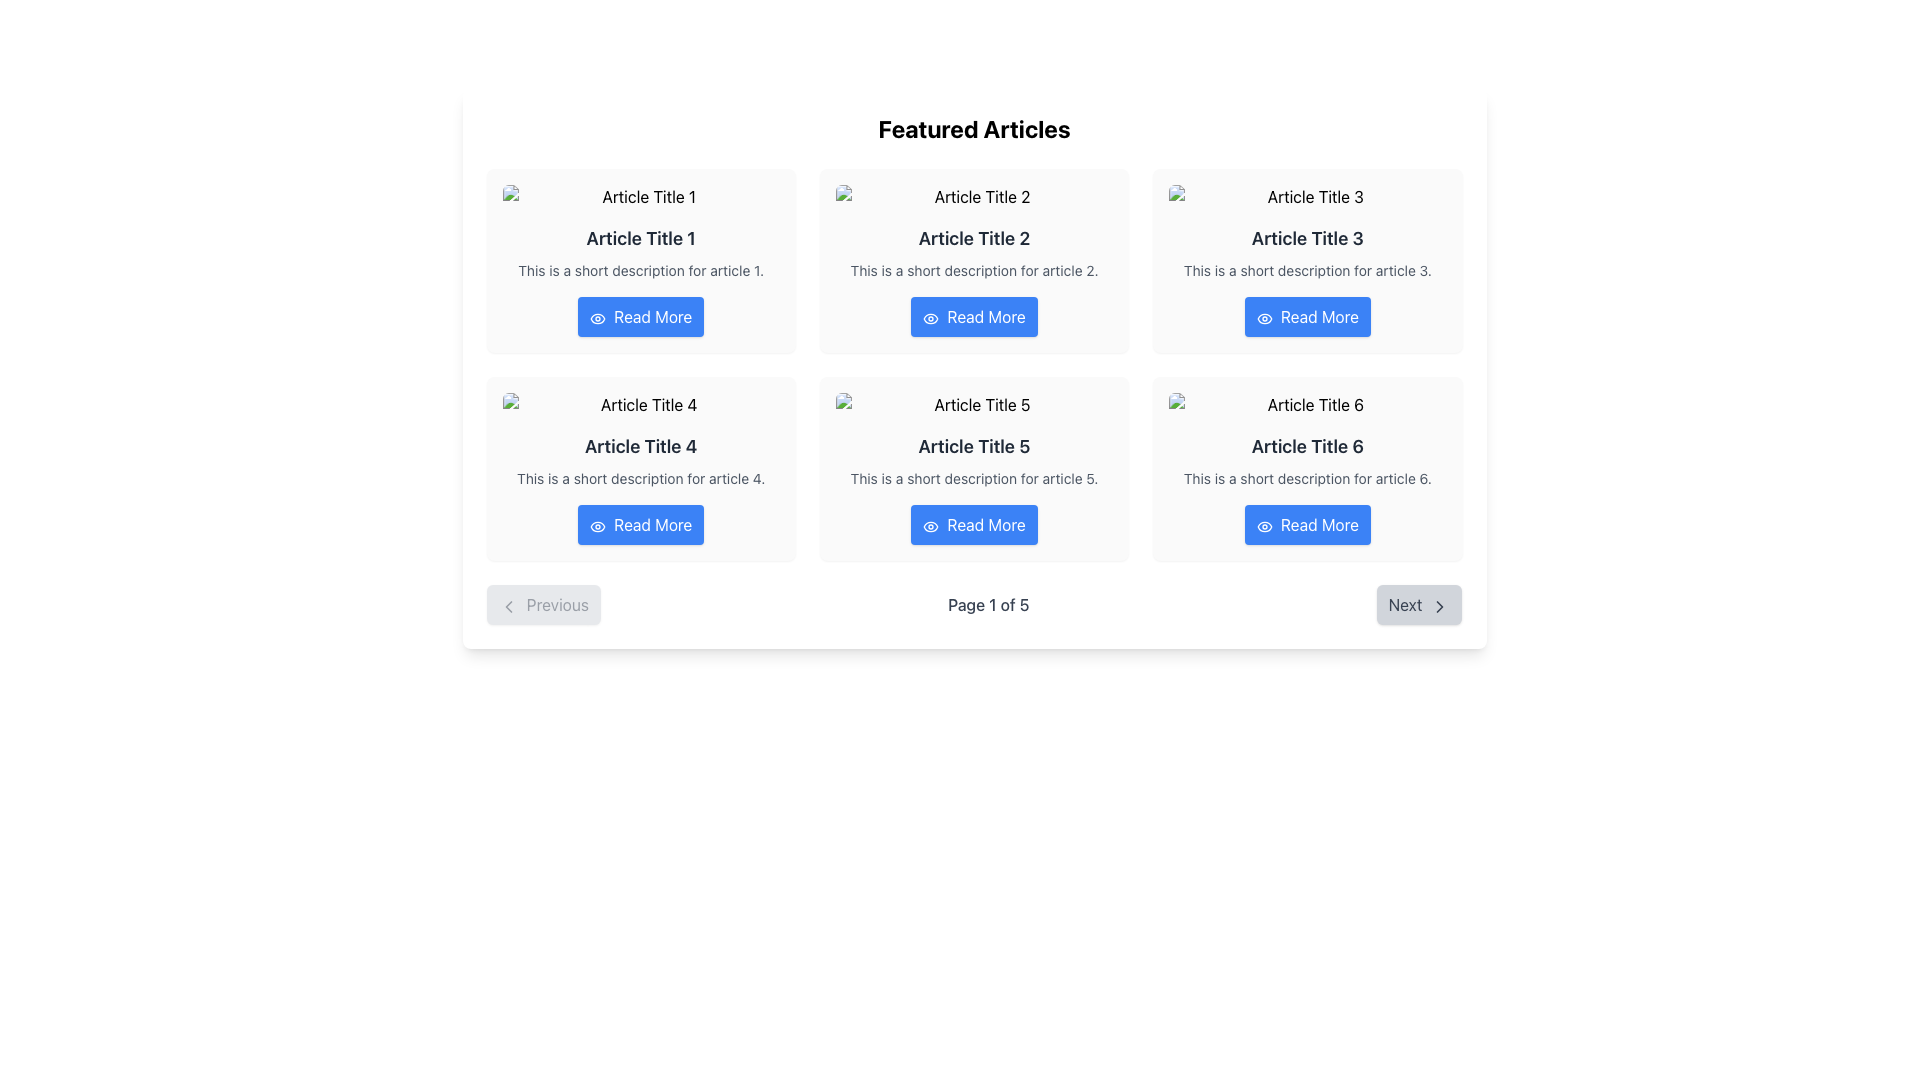 The image size is (1920, 1080). What do you see at coordinates (641, 446) in the screenshot?
I see `the text label that serves as the title for the associated article, located in the first row of the second column in the grid layout` at bounding box center [641, 446].